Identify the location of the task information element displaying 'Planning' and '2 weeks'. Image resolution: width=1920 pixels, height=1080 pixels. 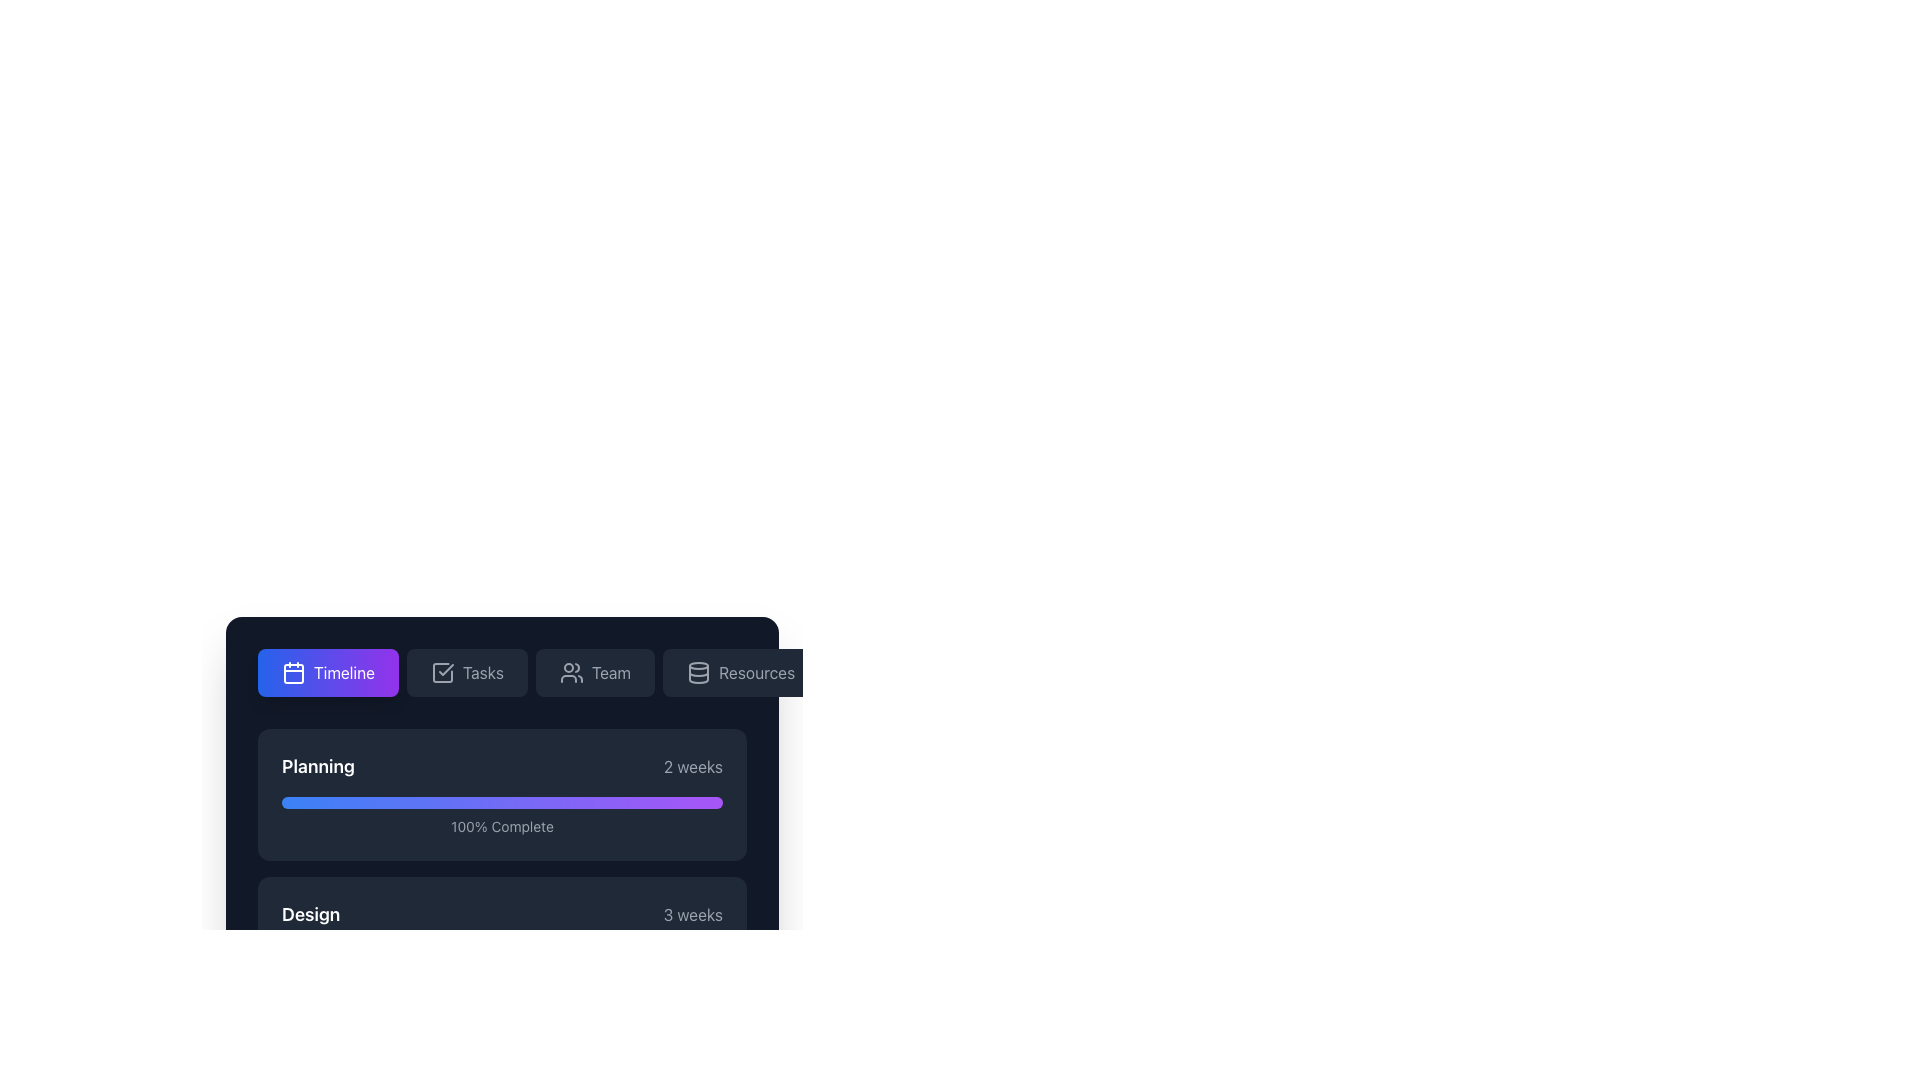
(502, 766).